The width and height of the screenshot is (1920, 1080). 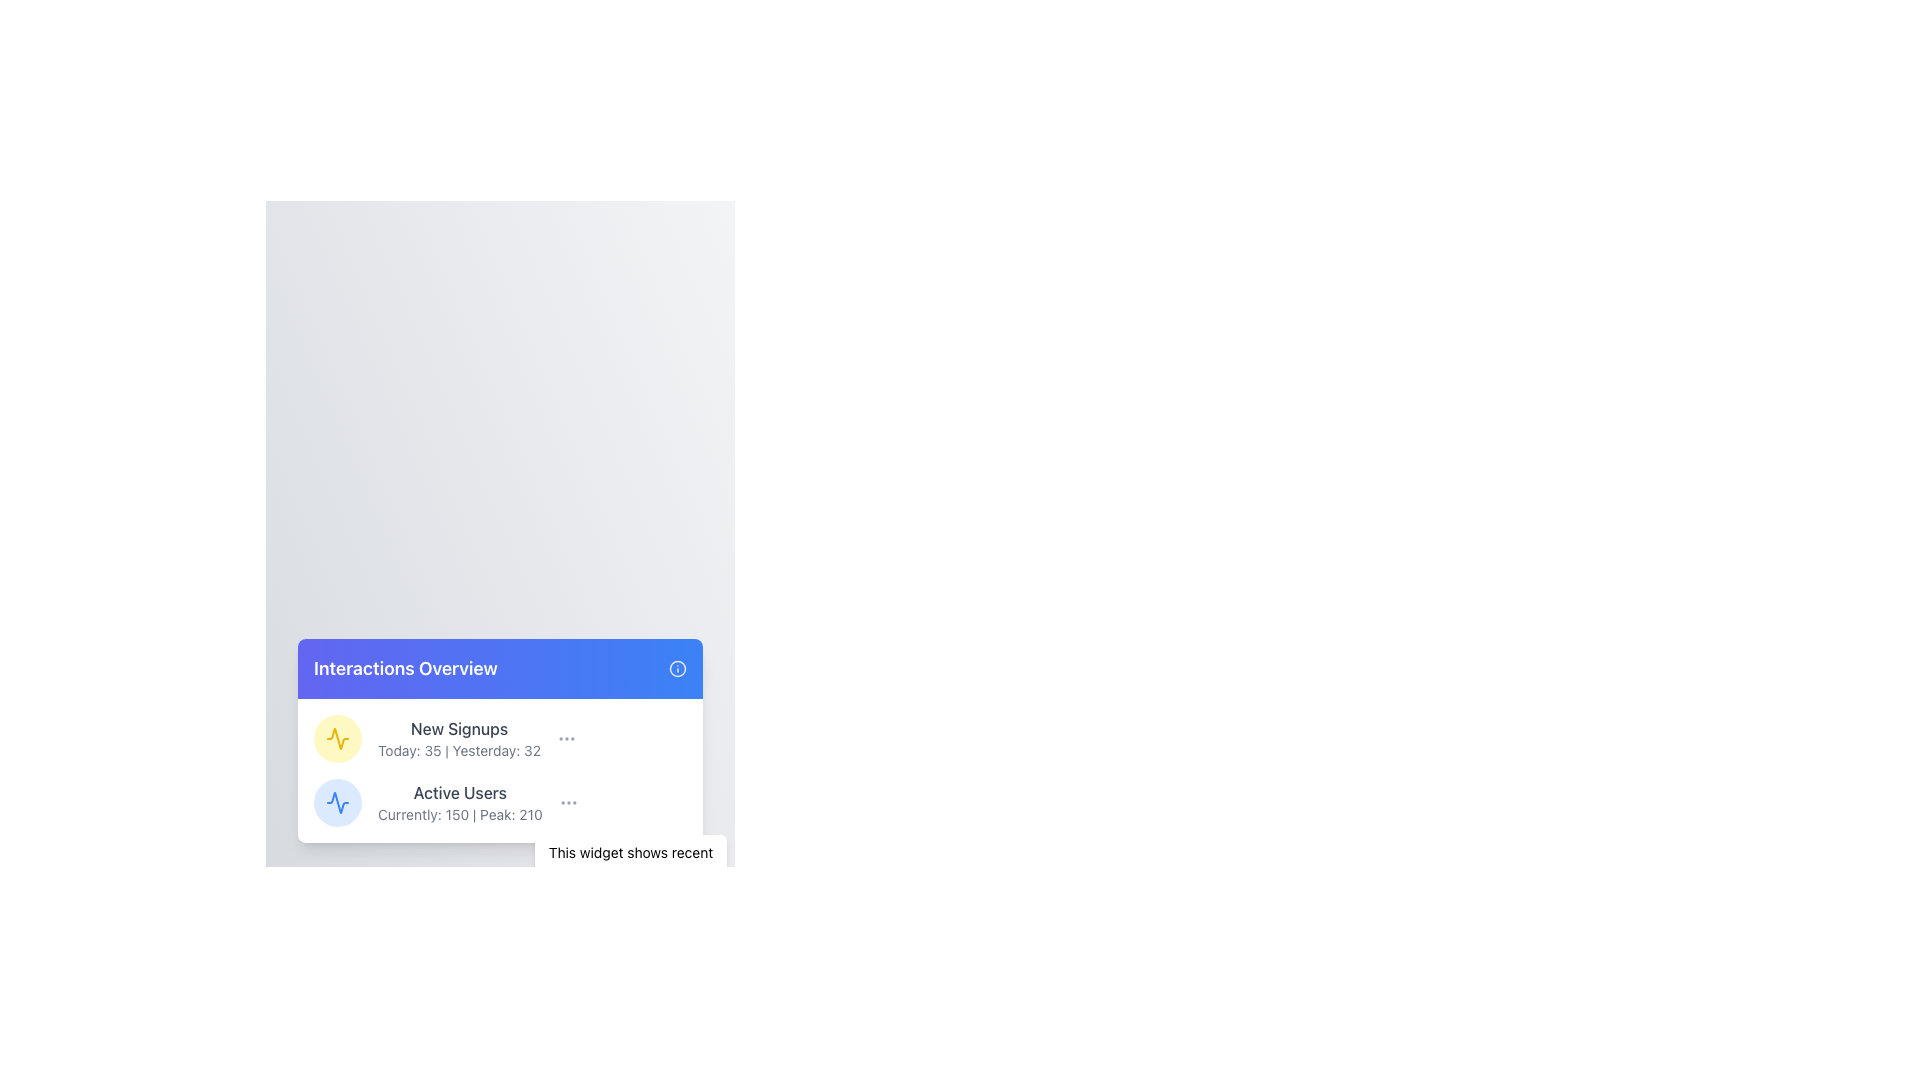 What do you see at coordinates (677, 668) in the screenshot?
I see `the circular vector graphic within the 'info' icon, which is part of the blue banner titled 'Interactions Overview'` at bounding box center [677, 668].